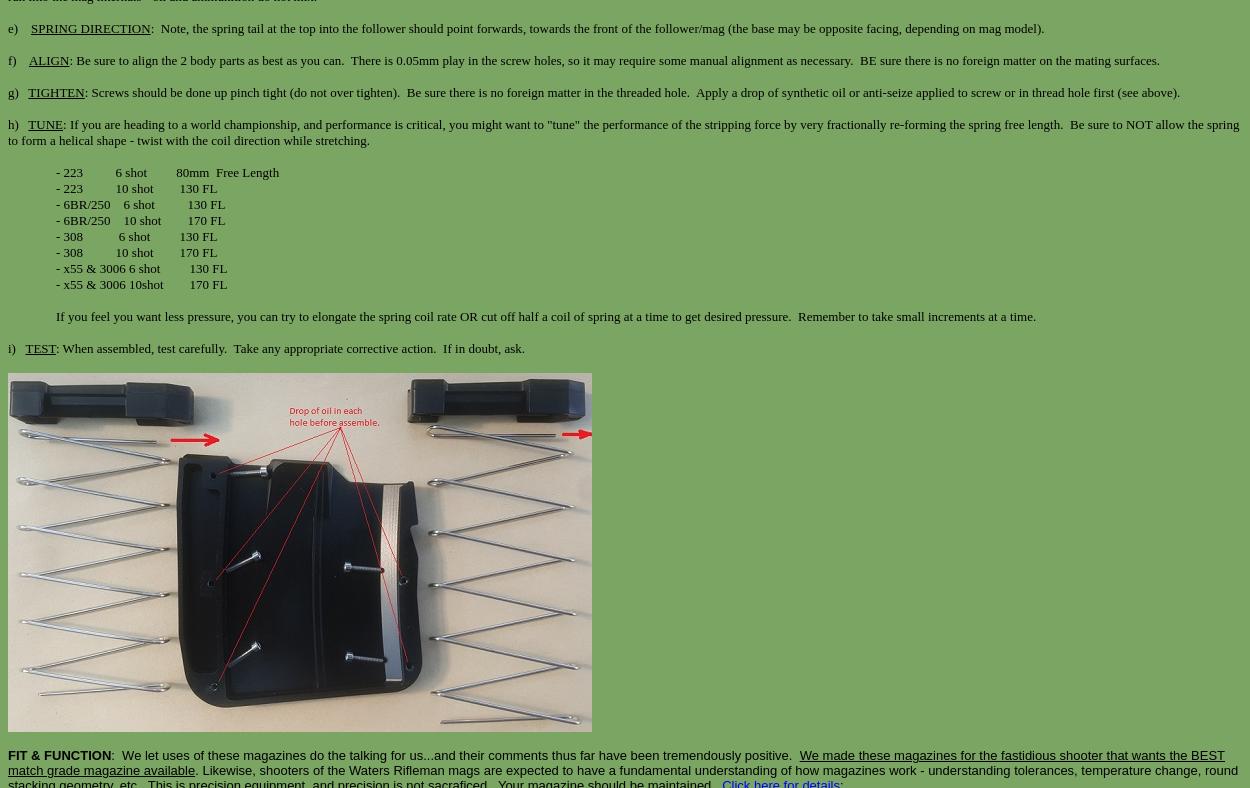  Describe the element at coordinates (8, 755) in the screenshot. I see `'FIT & FUNCTION'` at that location.